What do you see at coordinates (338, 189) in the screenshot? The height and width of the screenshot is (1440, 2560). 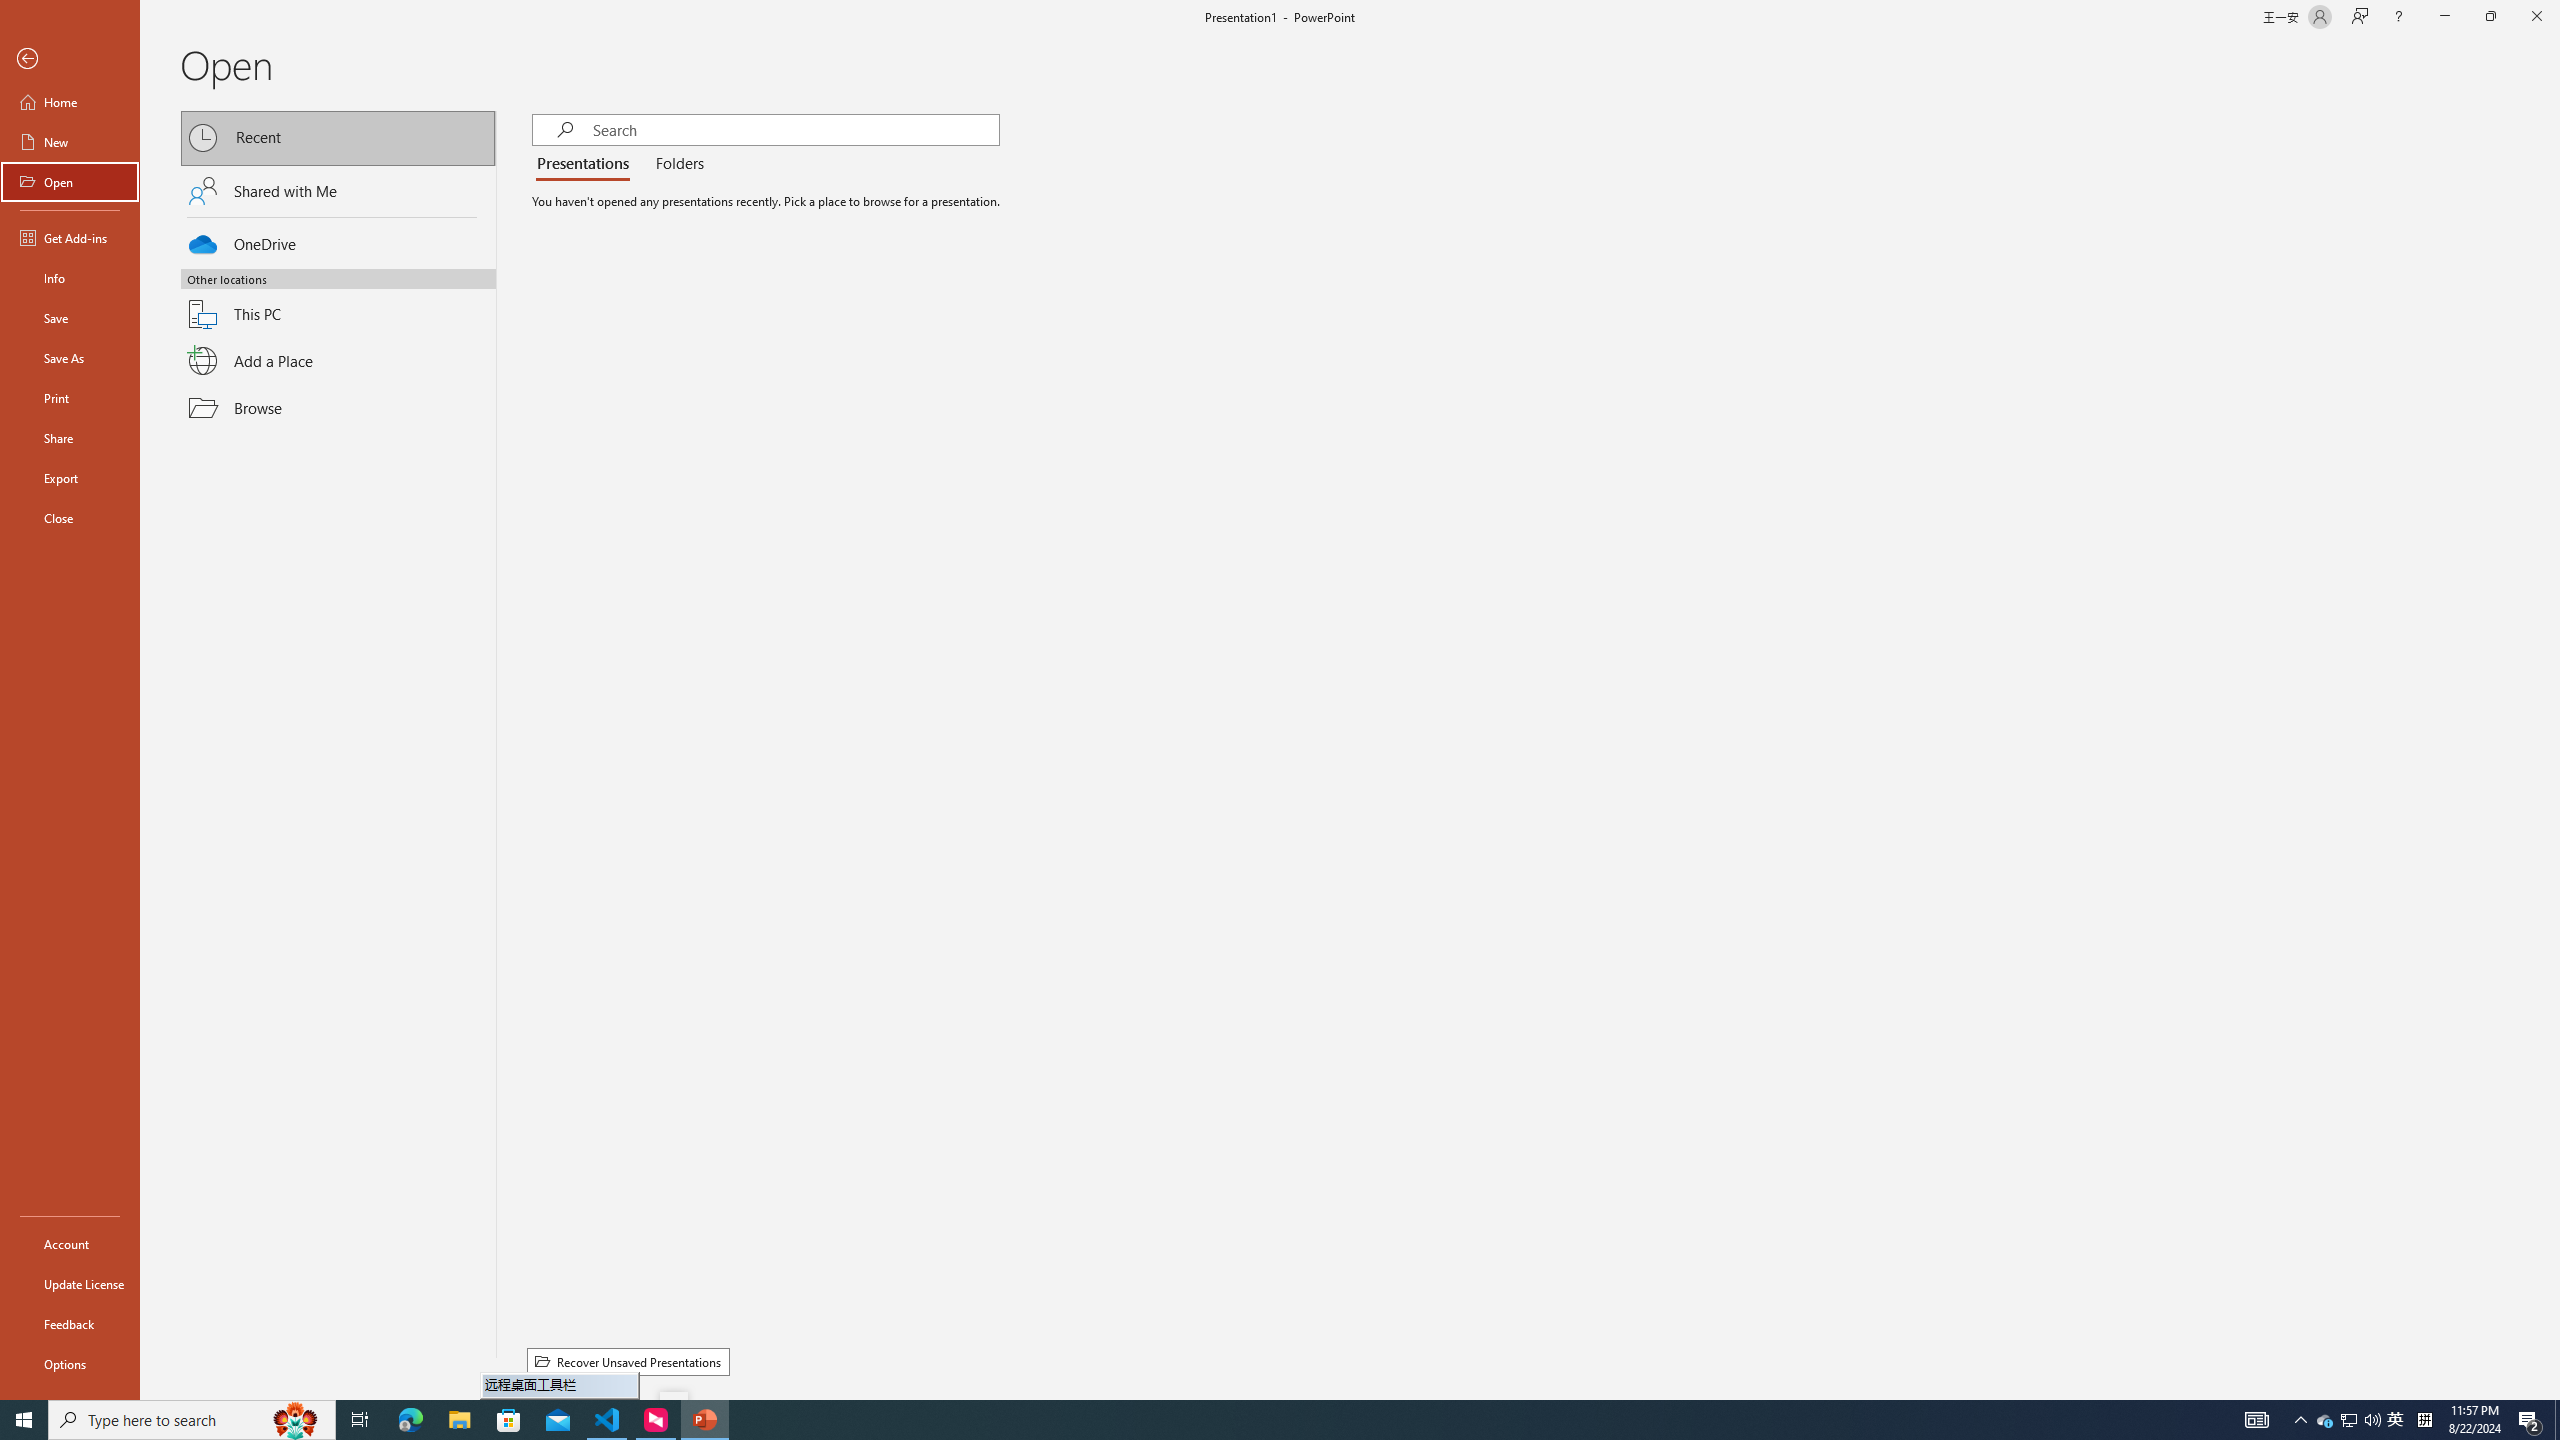 I see `'Shared with Me'` at bounding box center [338, 189].